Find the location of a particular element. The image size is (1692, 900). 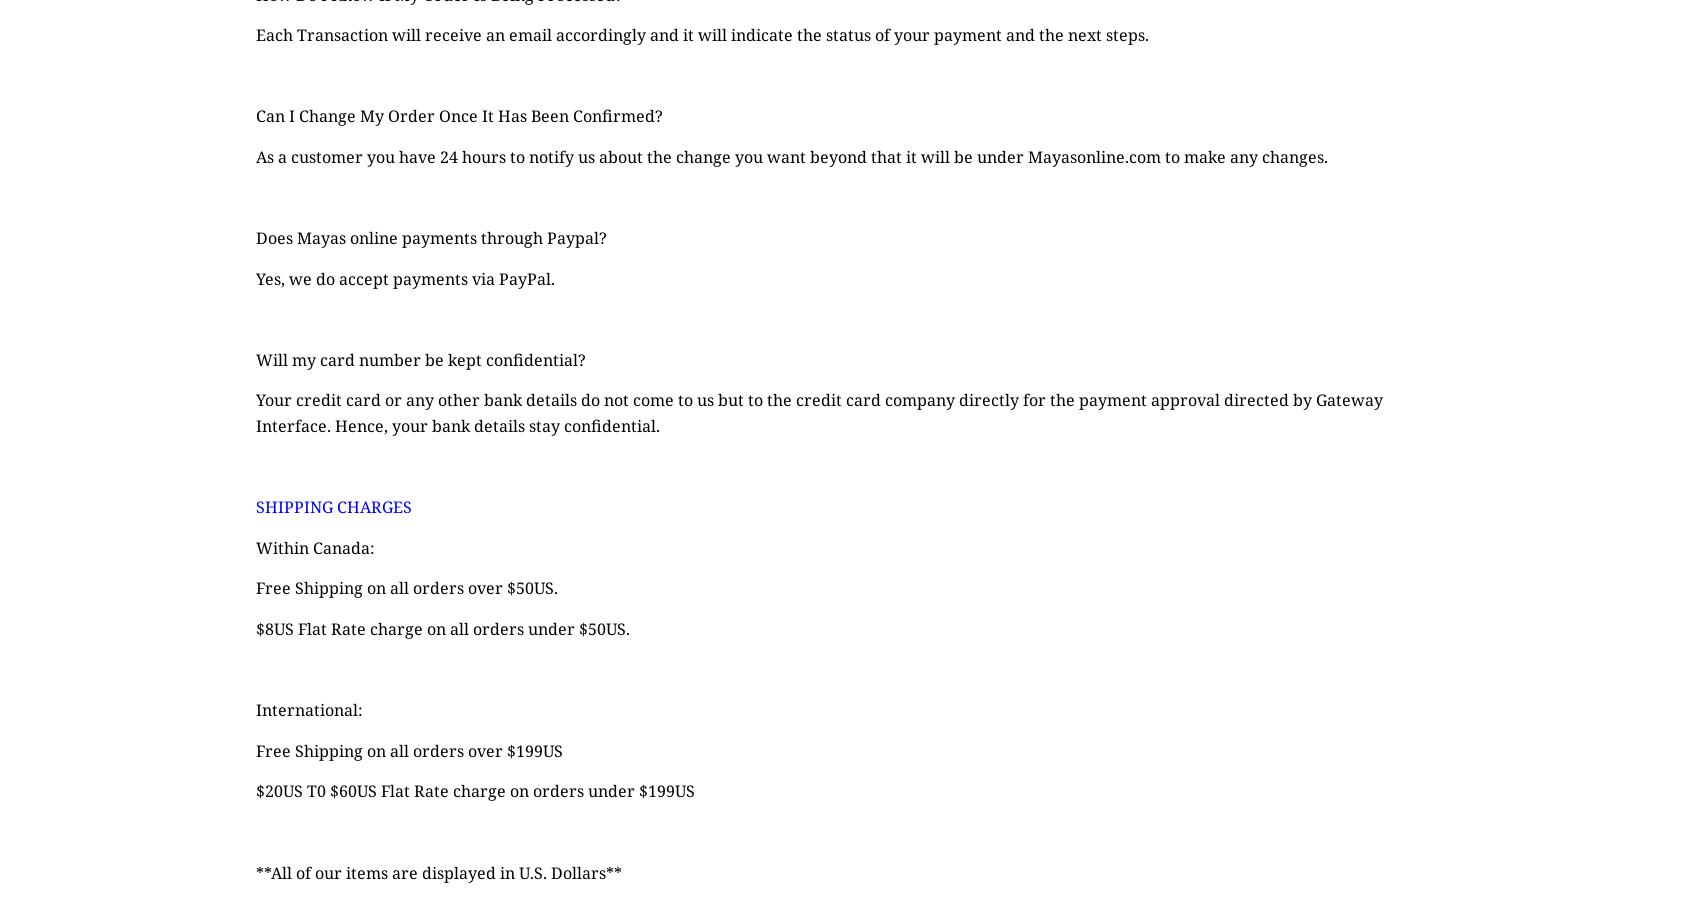

'$20US T0 $60US Flat Rate charge on orders under $199US' is located at coordinates (474, 791).